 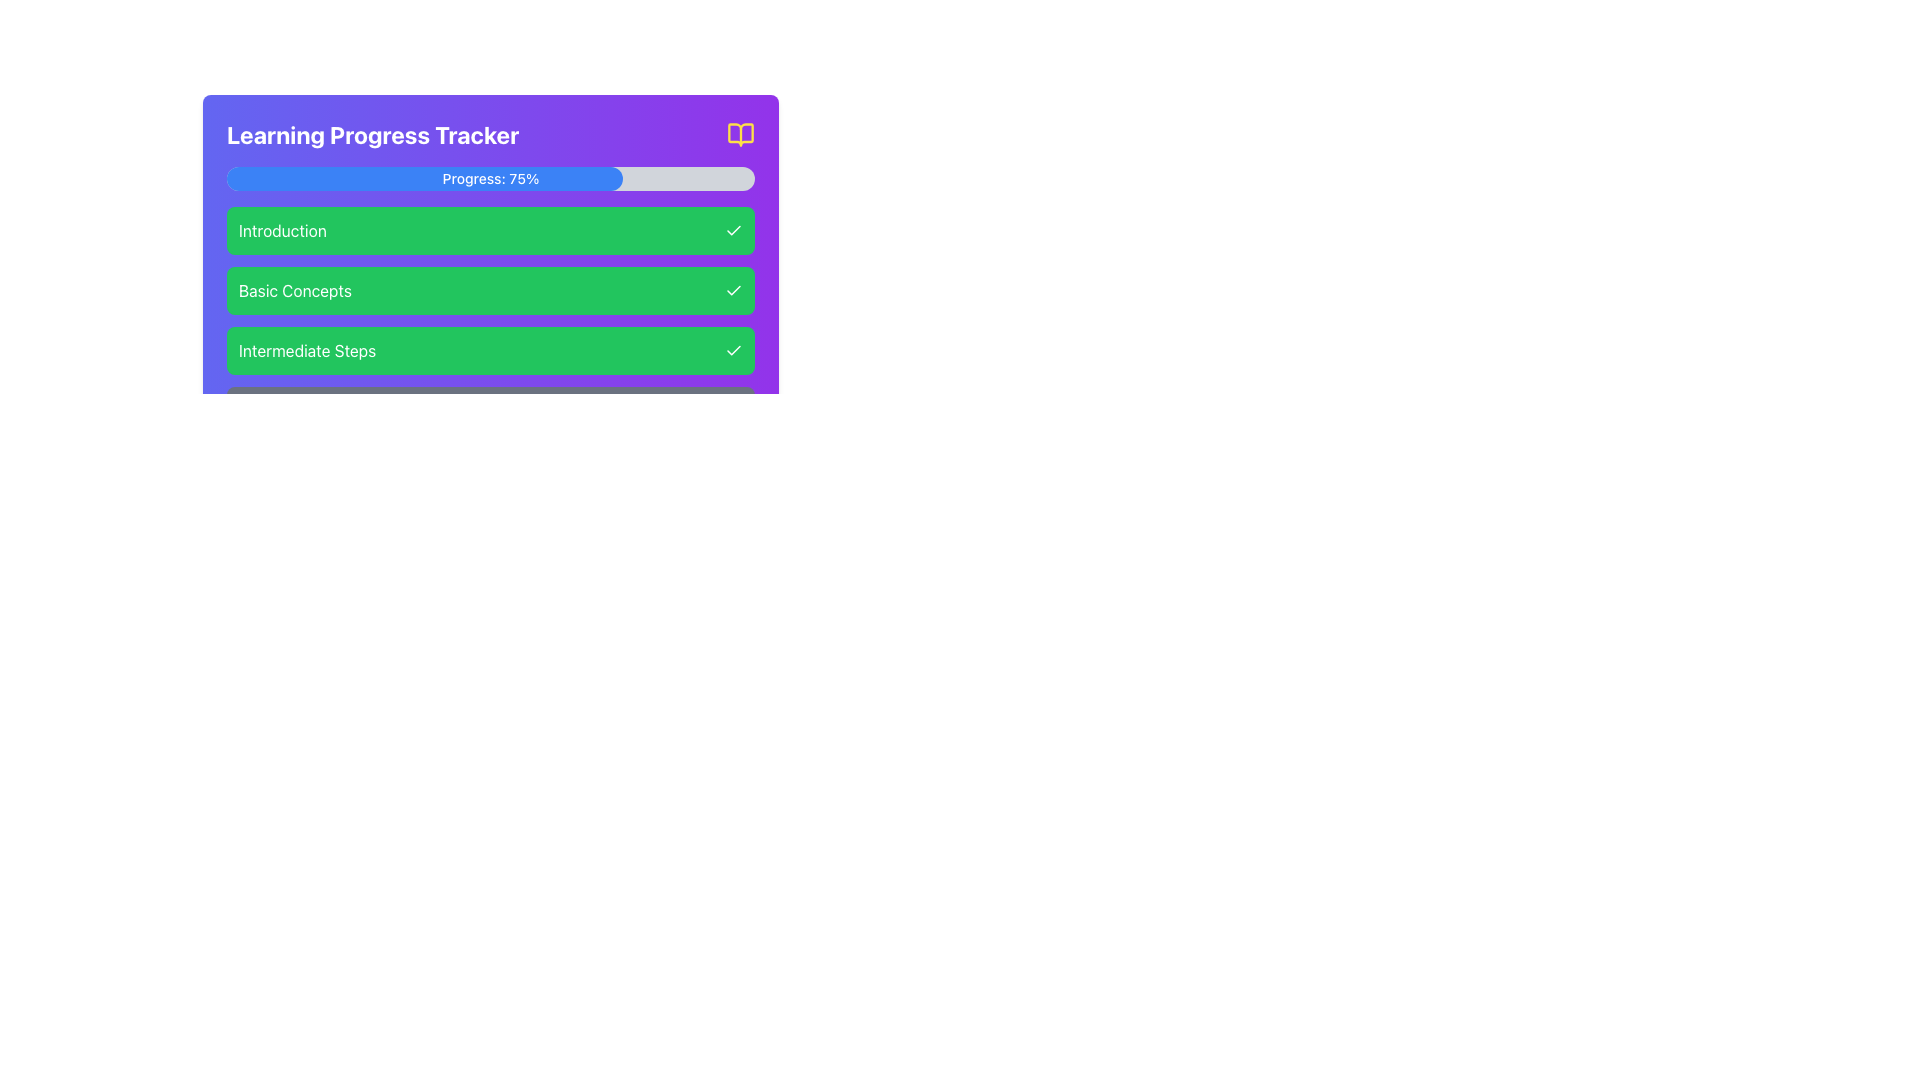 What do you see at coordinates (490, 319) in the screenshot?
I see `the vertical stack of sections labeled 'Introduction', 'Basic Concepts', 'Intermediate Steps', and 'Advanced Techniques' with a green background and rounded edges within the 'Learning Progress Tracker'` at bounding box center [490, 319].